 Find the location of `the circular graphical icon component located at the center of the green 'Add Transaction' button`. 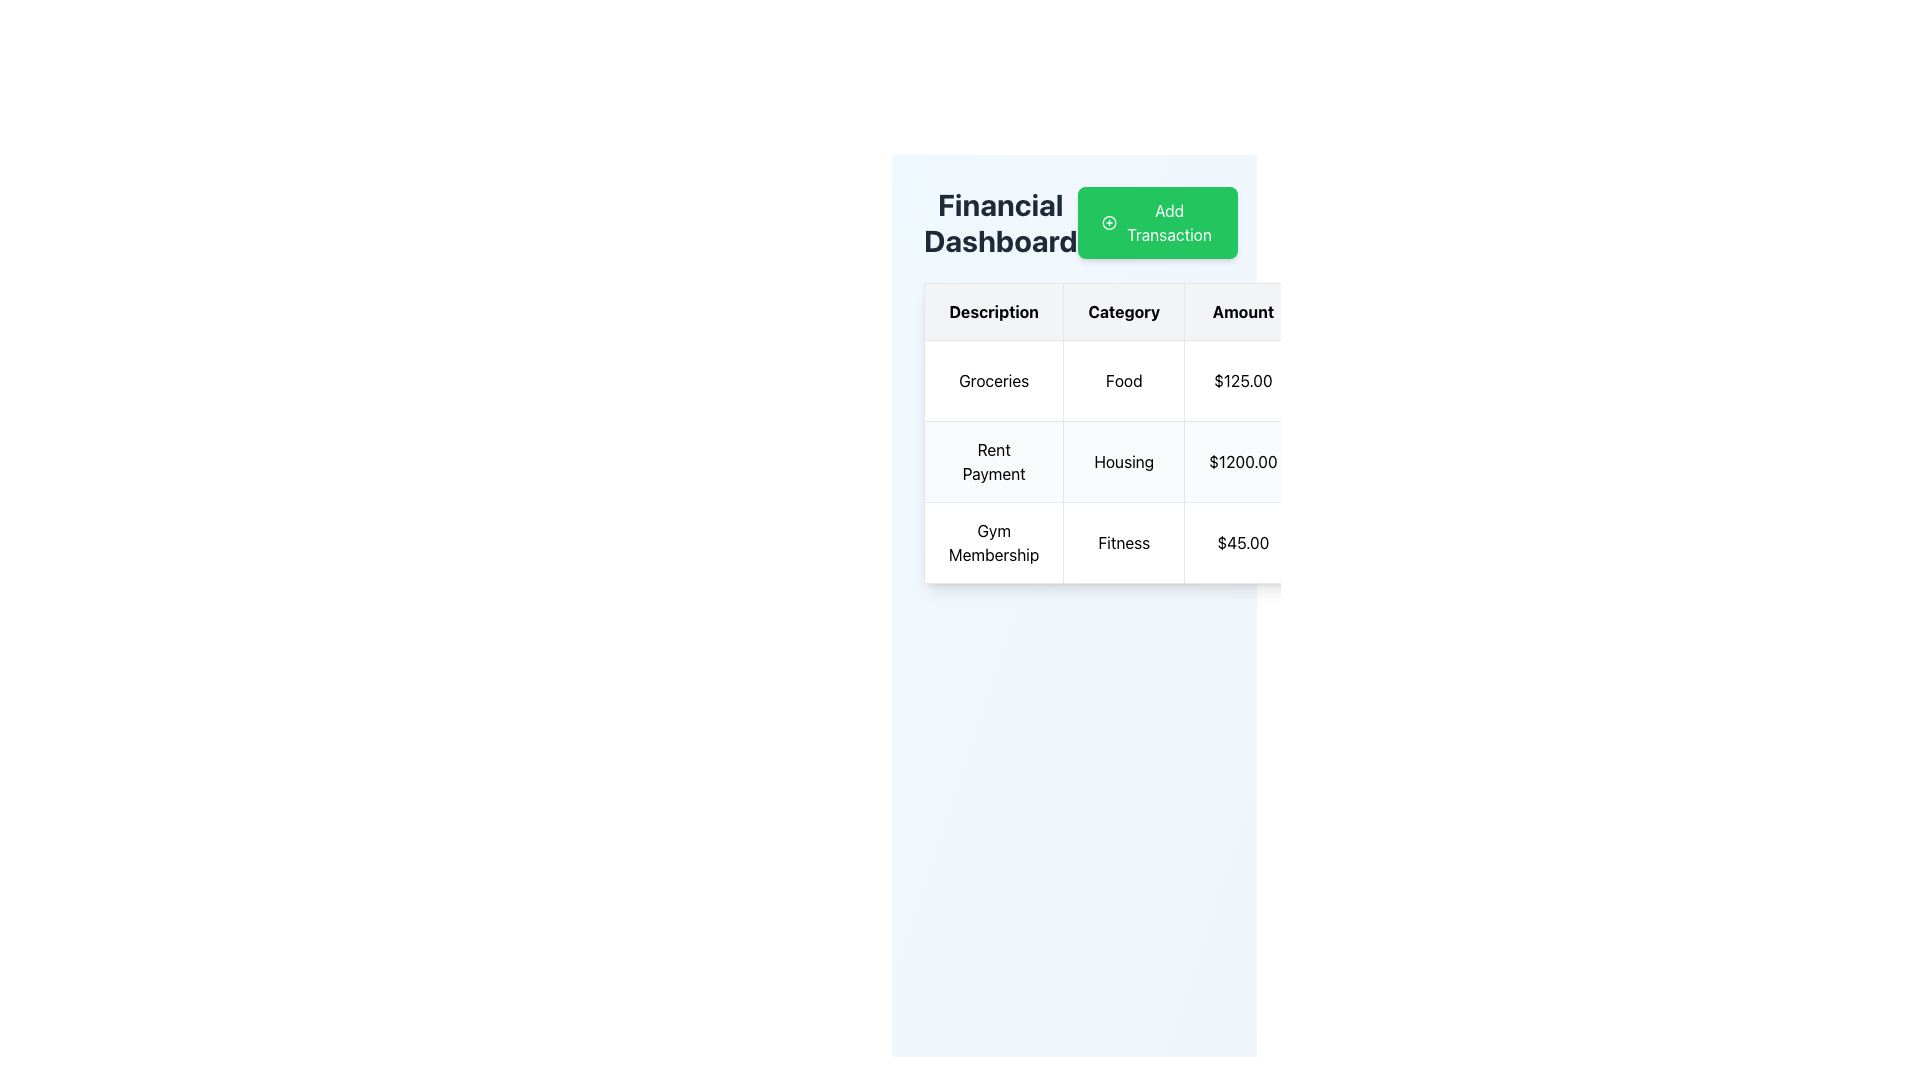

the circular graphical icon component located at the center of the green 'Add Transaction' button is located at coordinates (1108, 223).